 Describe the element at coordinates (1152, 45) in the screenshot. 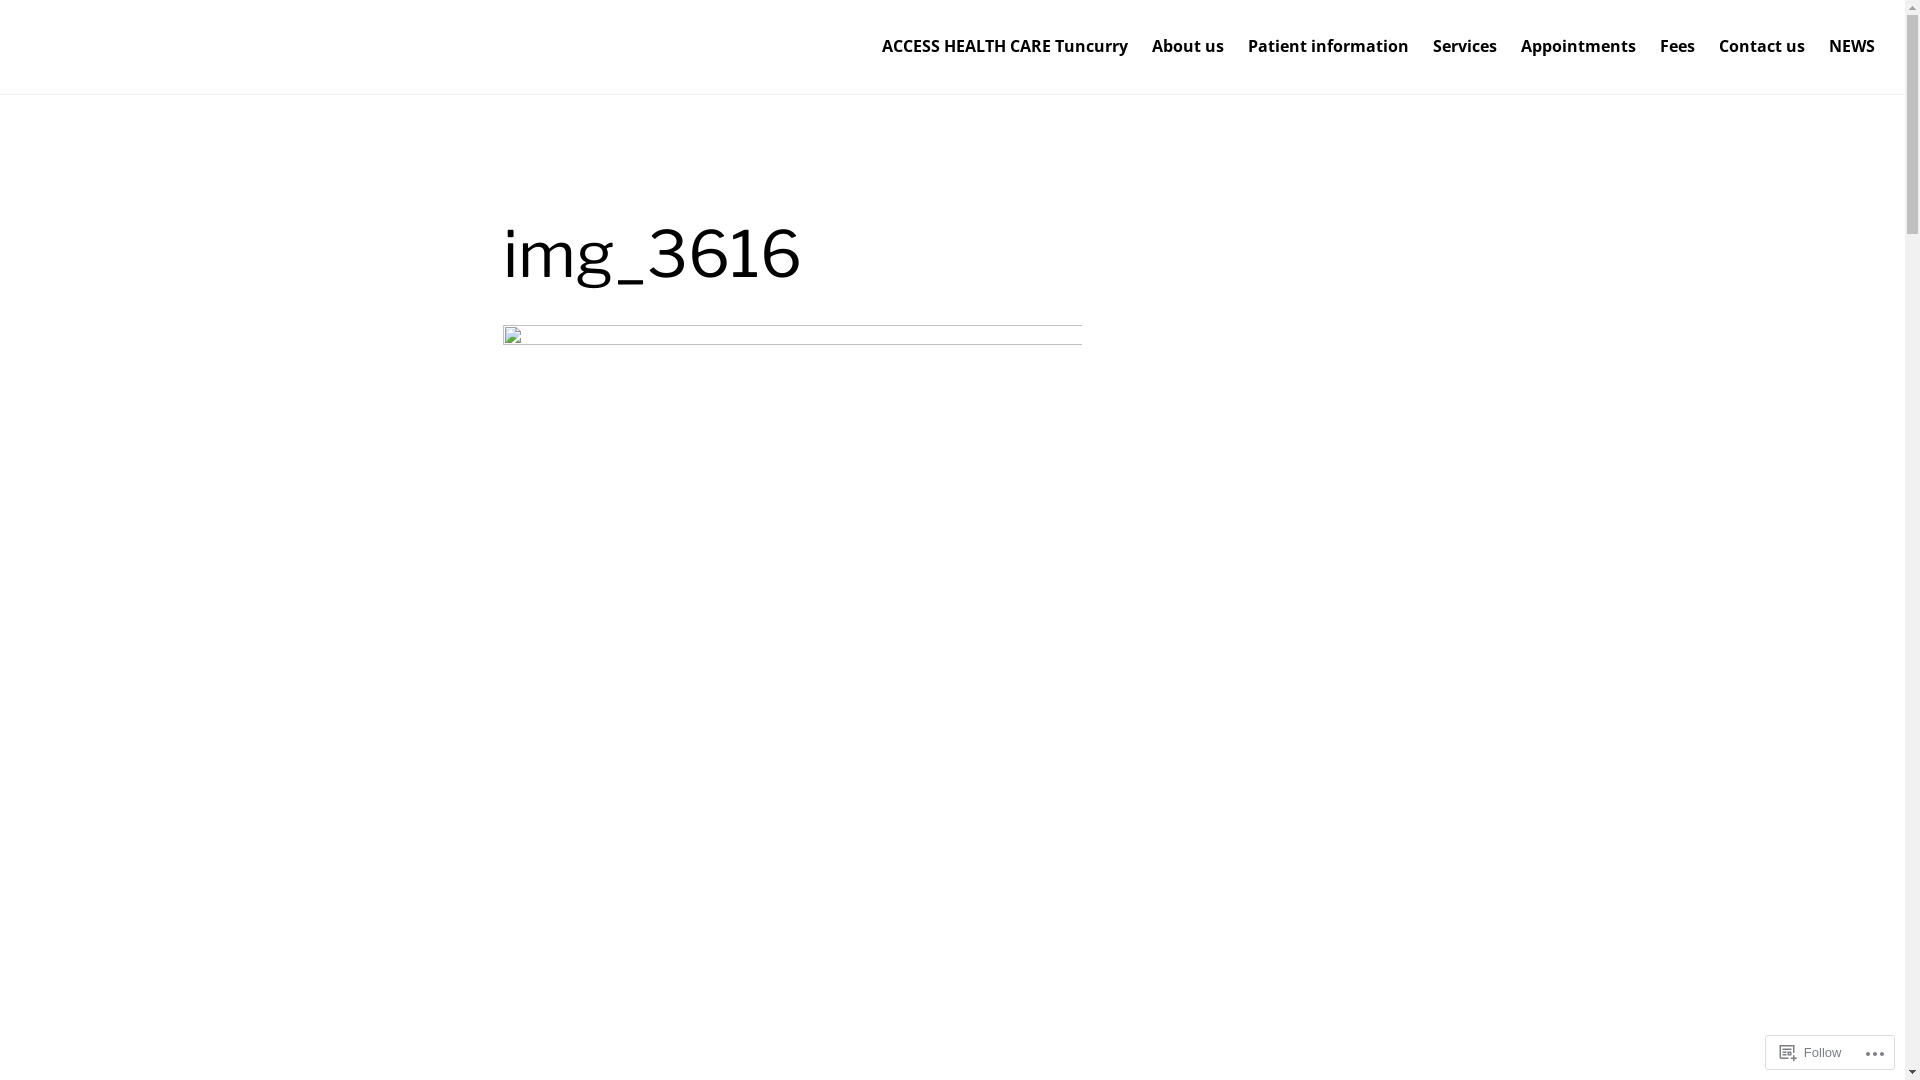

I see `'About us'` at that location.